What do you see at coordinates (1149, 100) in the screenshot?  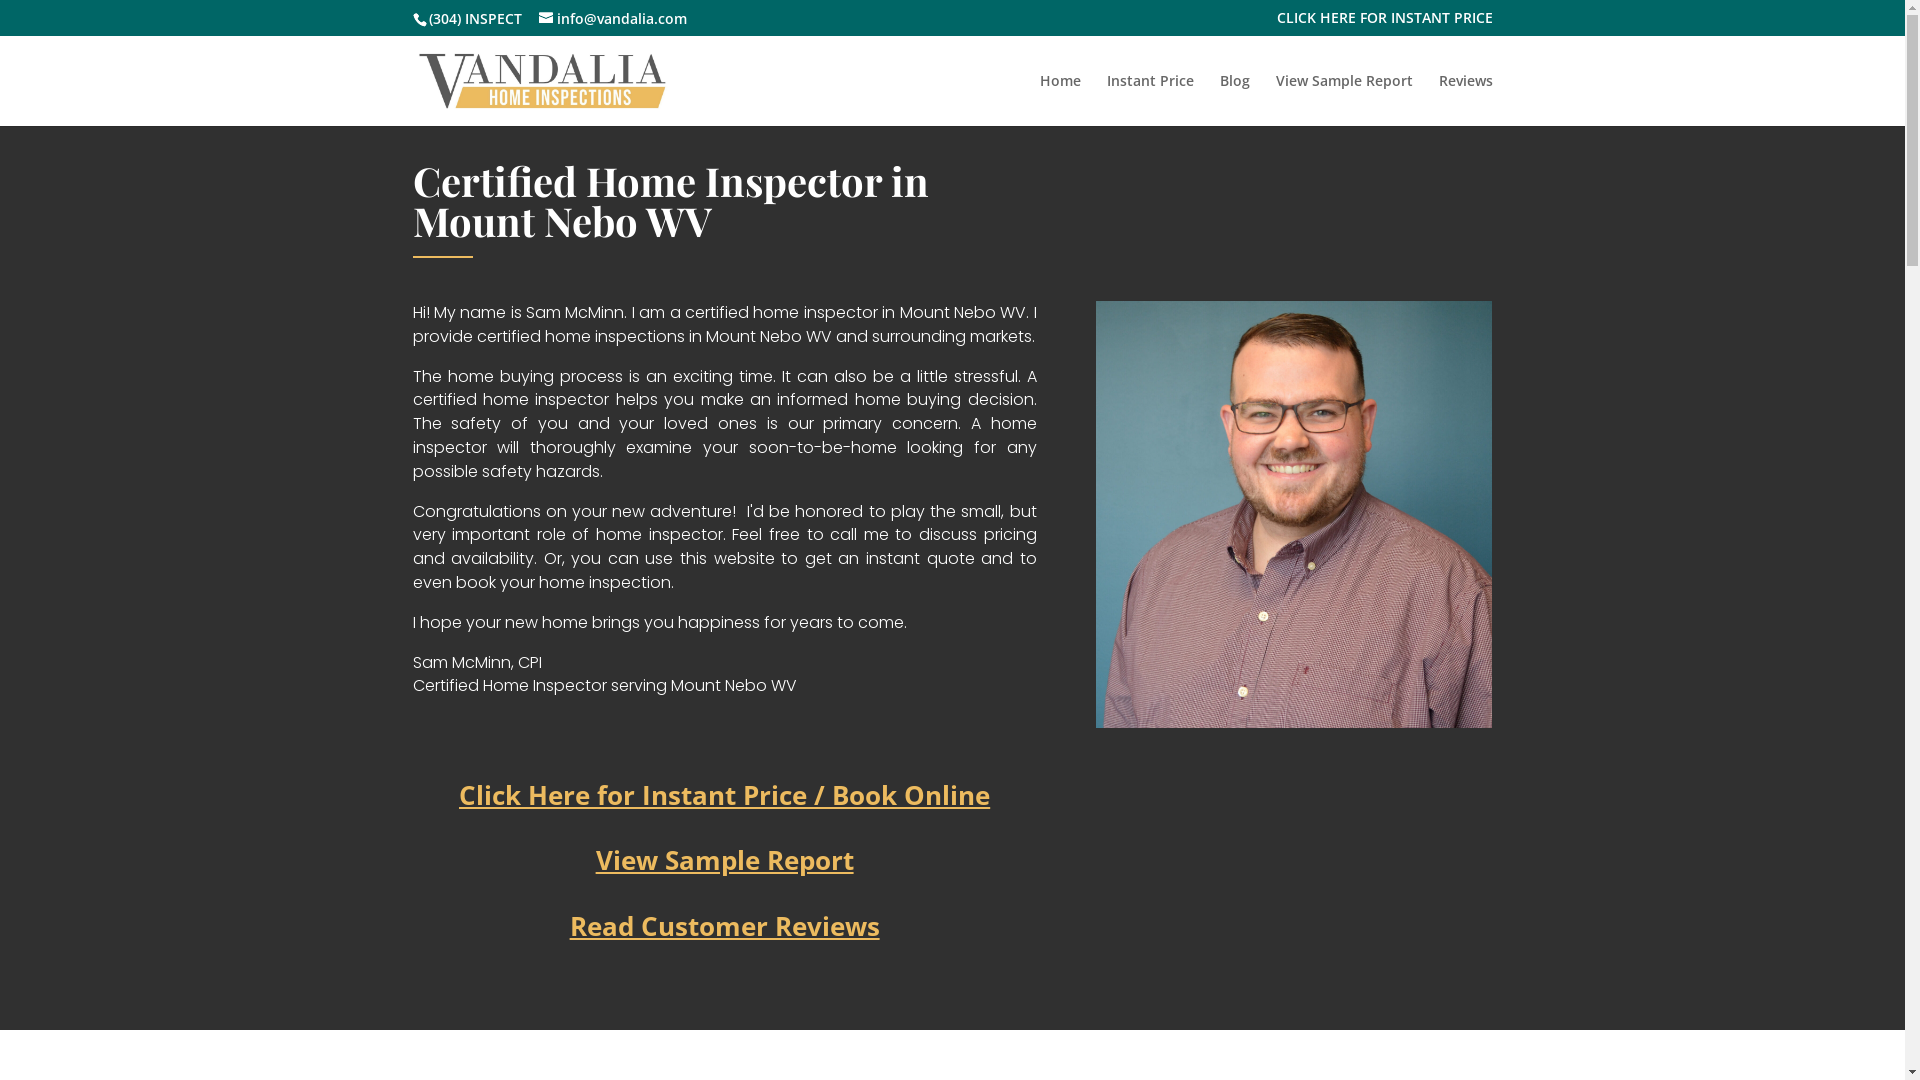 I see `'Instant Price'` at bounding box center [1149, 100].